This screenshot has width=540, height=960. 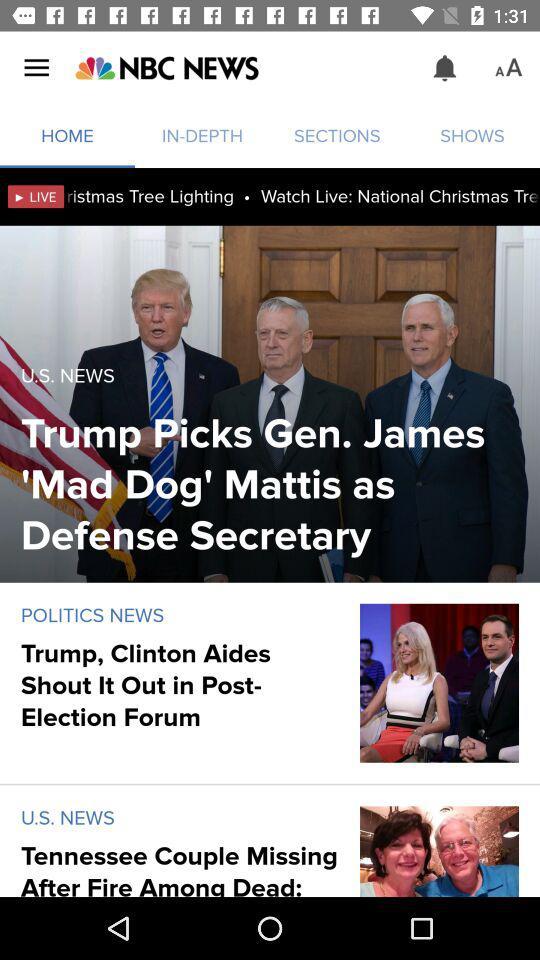 What do you see at coordinates (165, 68) in the screenshot?
I see `main page` at bounding box center [165, 68].